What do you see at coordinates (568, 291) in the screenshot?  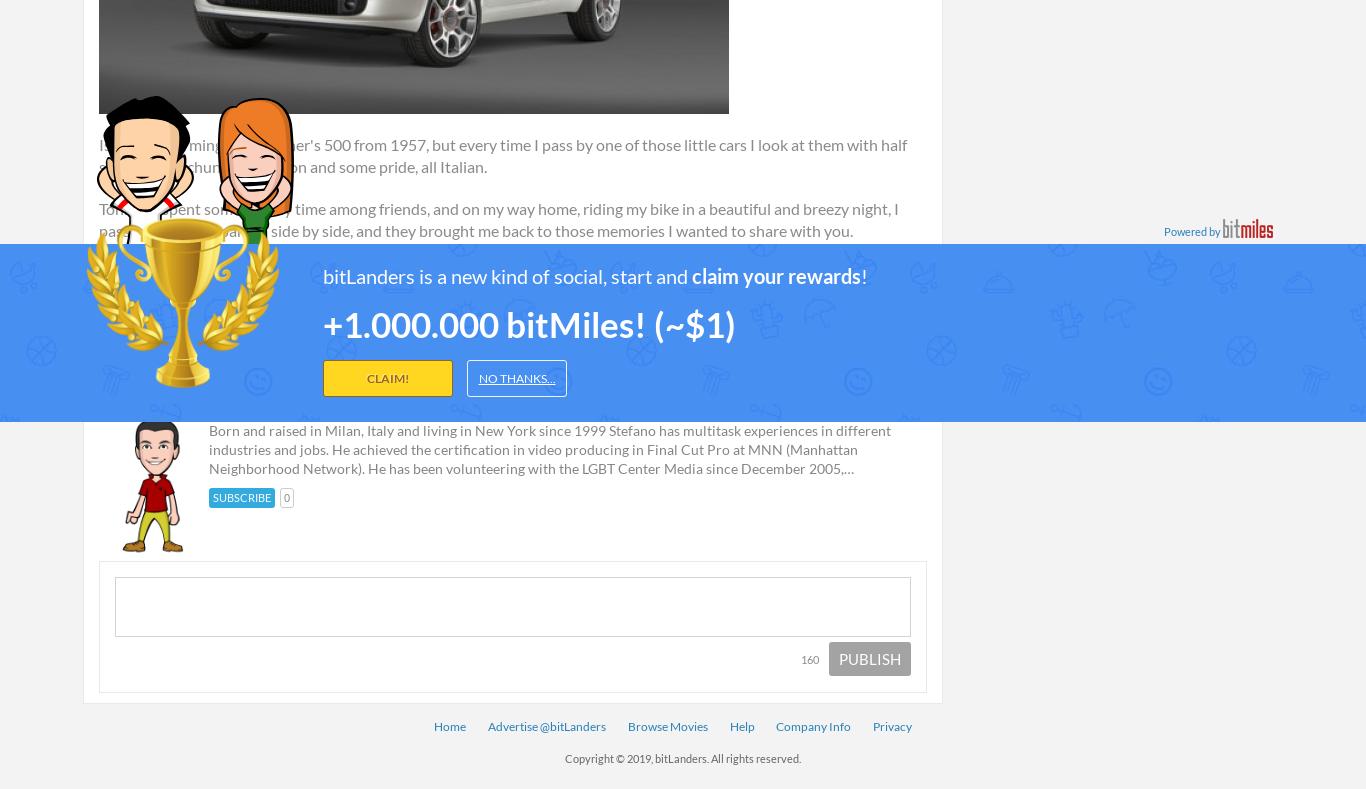 I see `'#500'` at bounding box center [568, 291].